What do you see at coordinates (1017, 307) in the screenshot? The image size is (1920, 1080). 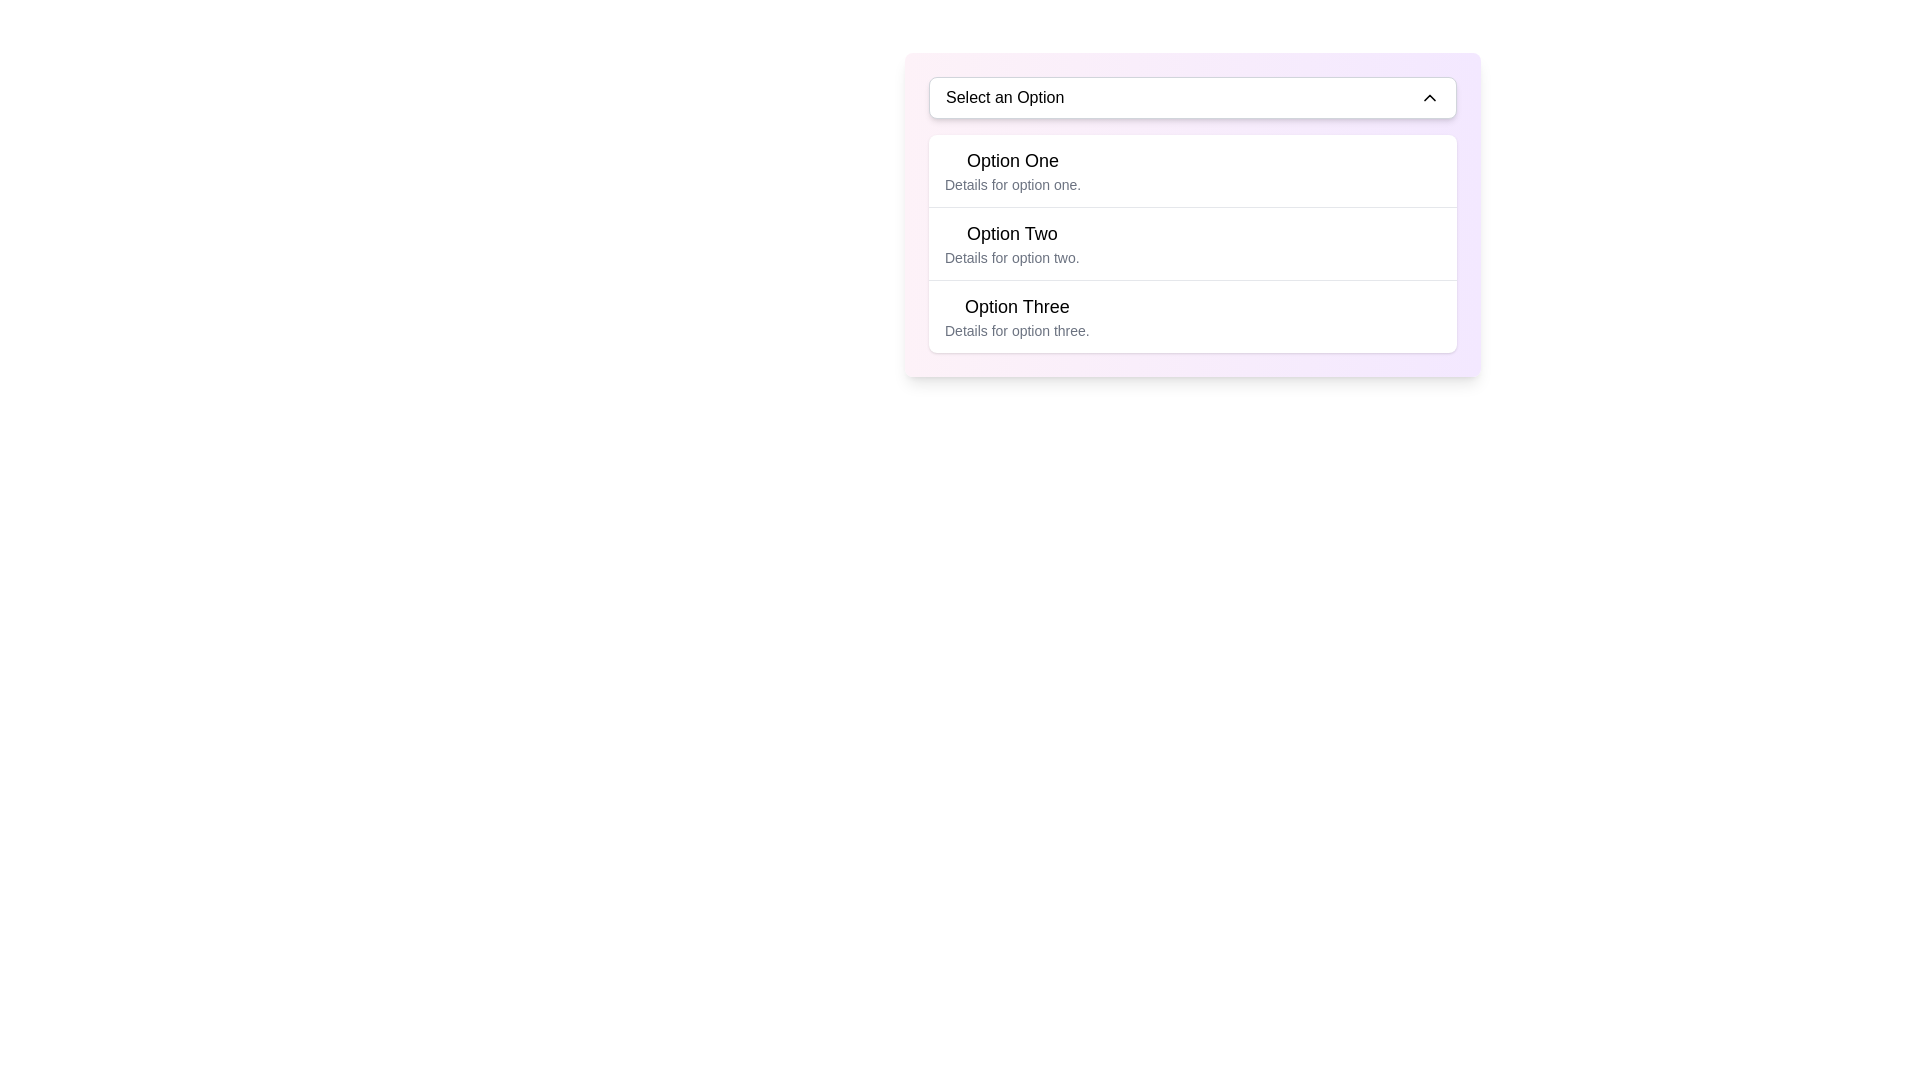 I see `the text label that serves as the title for the third selectable option in the list, which is positioned below 'Option Two' and above no other options` at bounding box center [1017, 307].